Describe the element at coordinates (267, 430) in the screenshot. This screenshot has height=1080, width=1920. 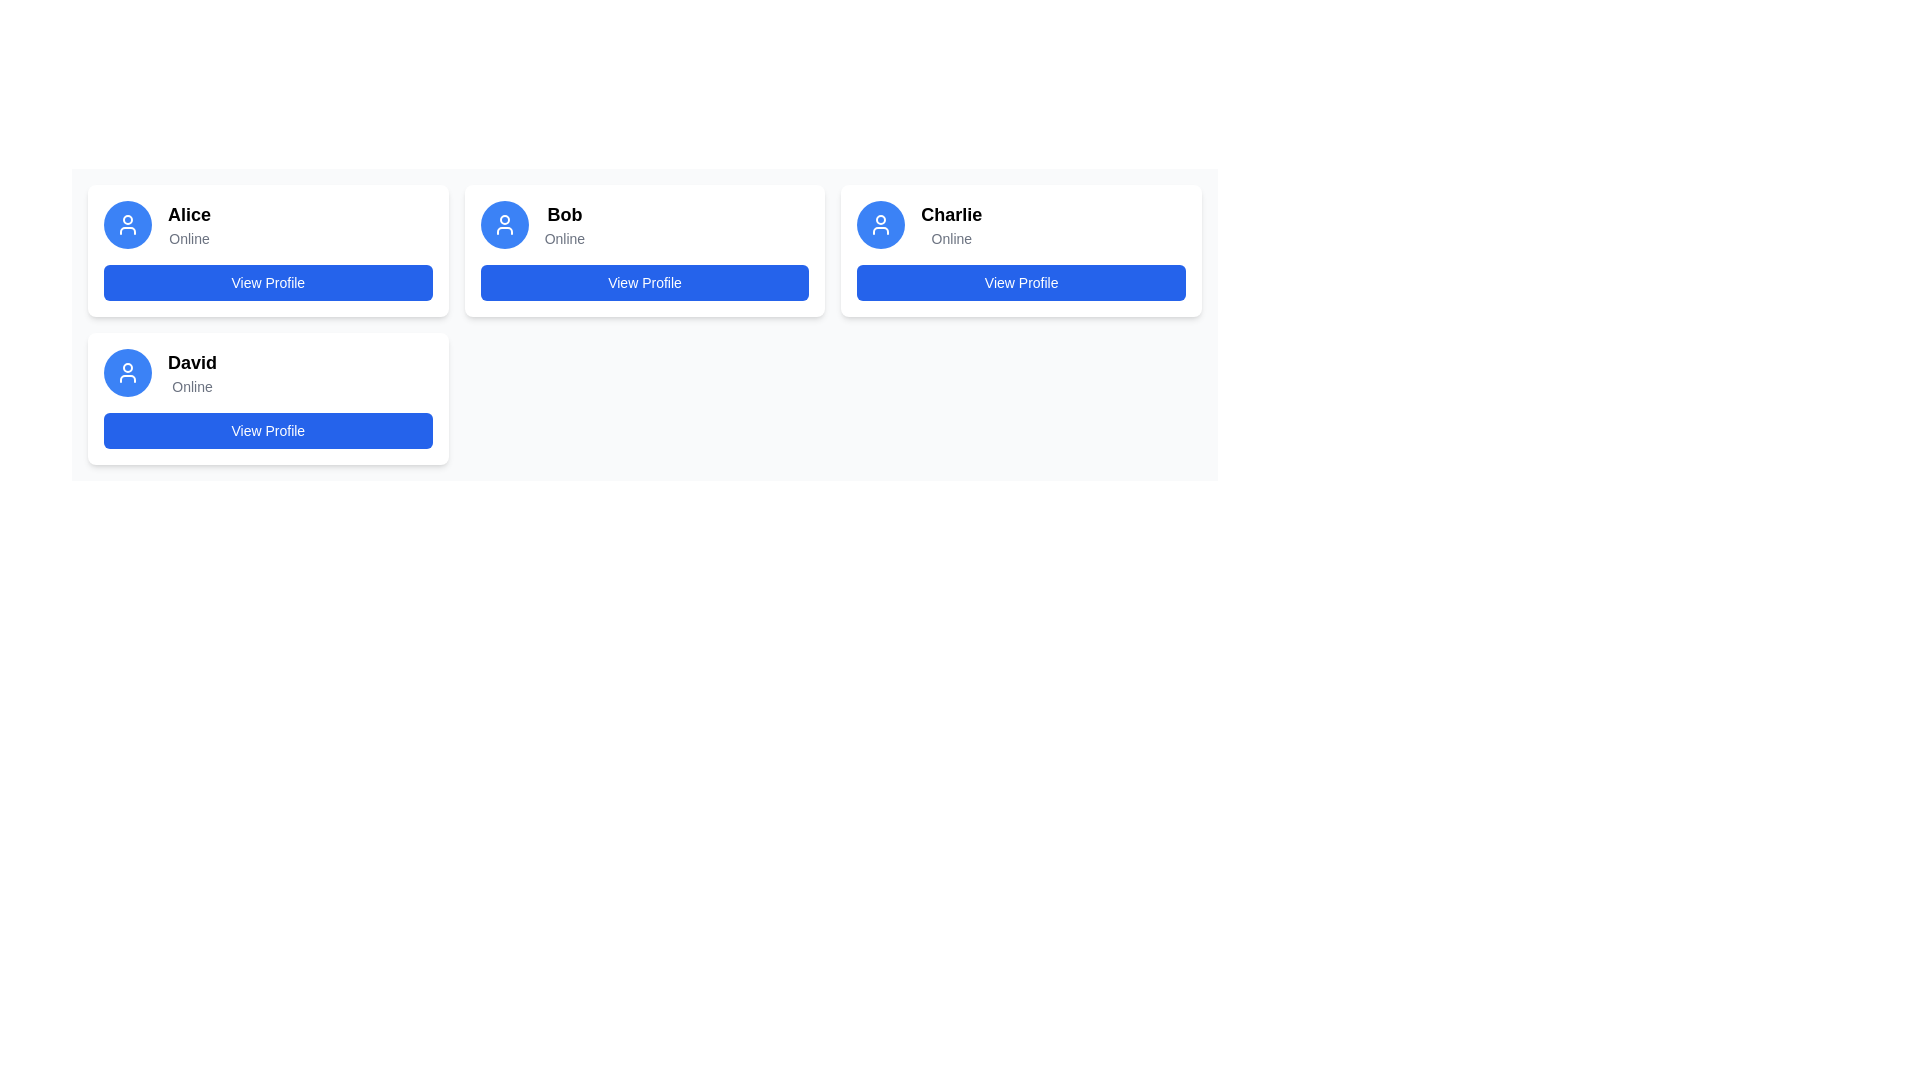
I see `the button for user 'David' located at the bottom of the card displaying his name and status` at that location.